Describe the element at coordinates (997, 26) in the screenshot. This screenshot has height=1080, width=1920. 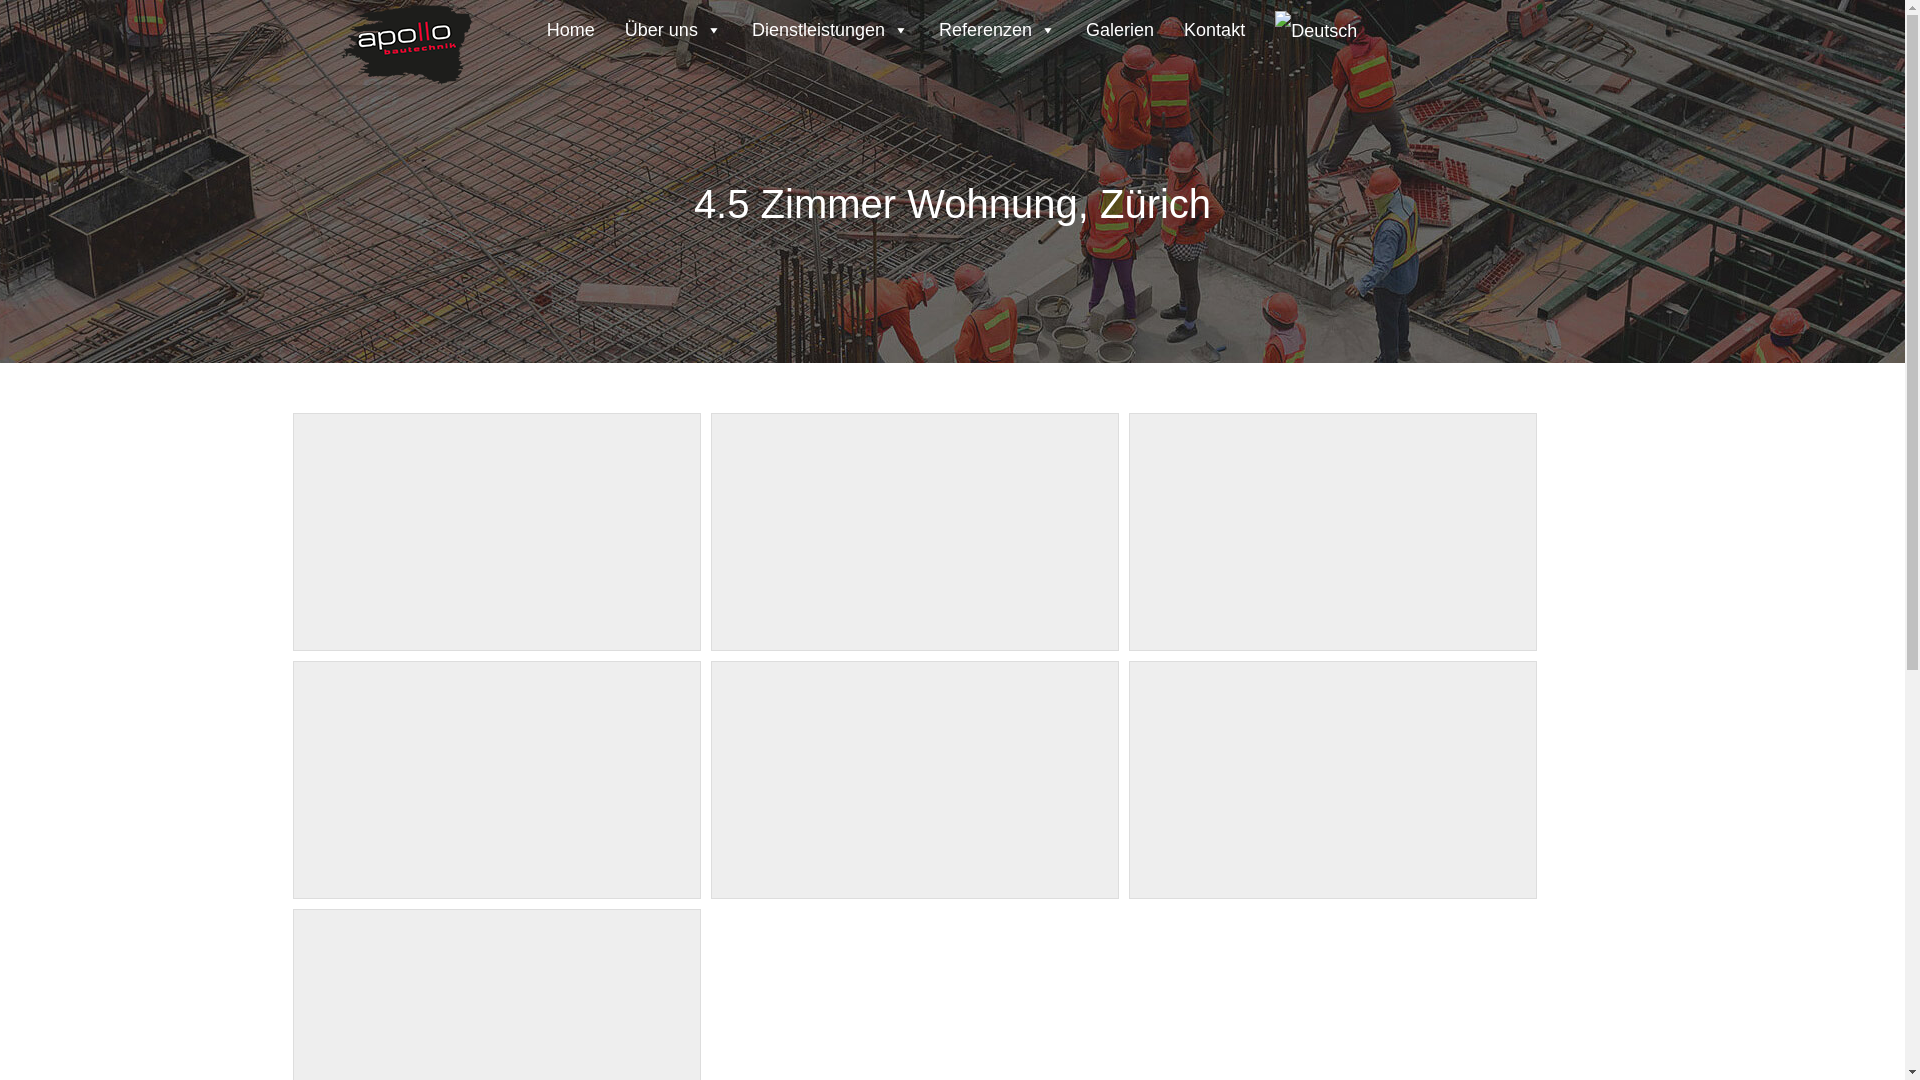
I see `'Referenzen'` at that location.